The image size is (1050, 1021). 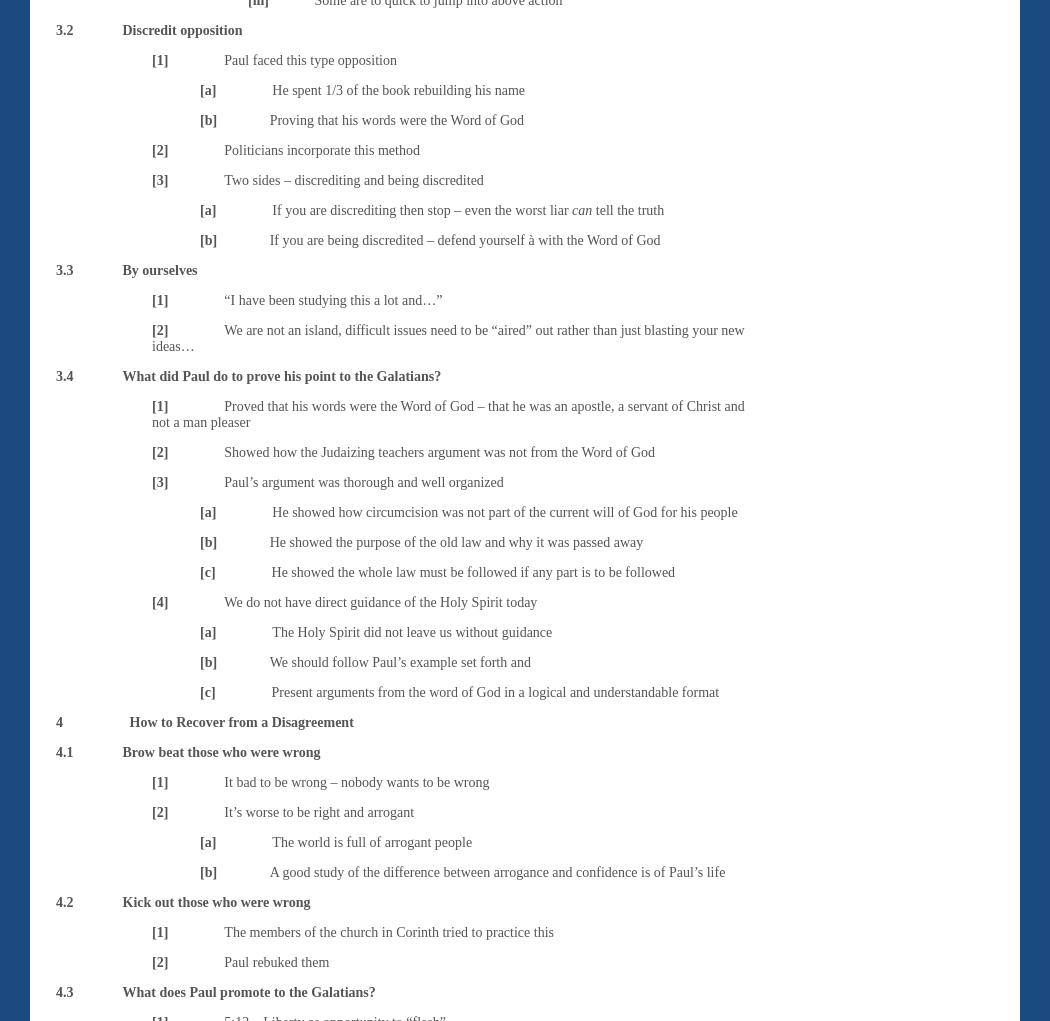 I want to click on '[4]', so click(x=152, y=601).